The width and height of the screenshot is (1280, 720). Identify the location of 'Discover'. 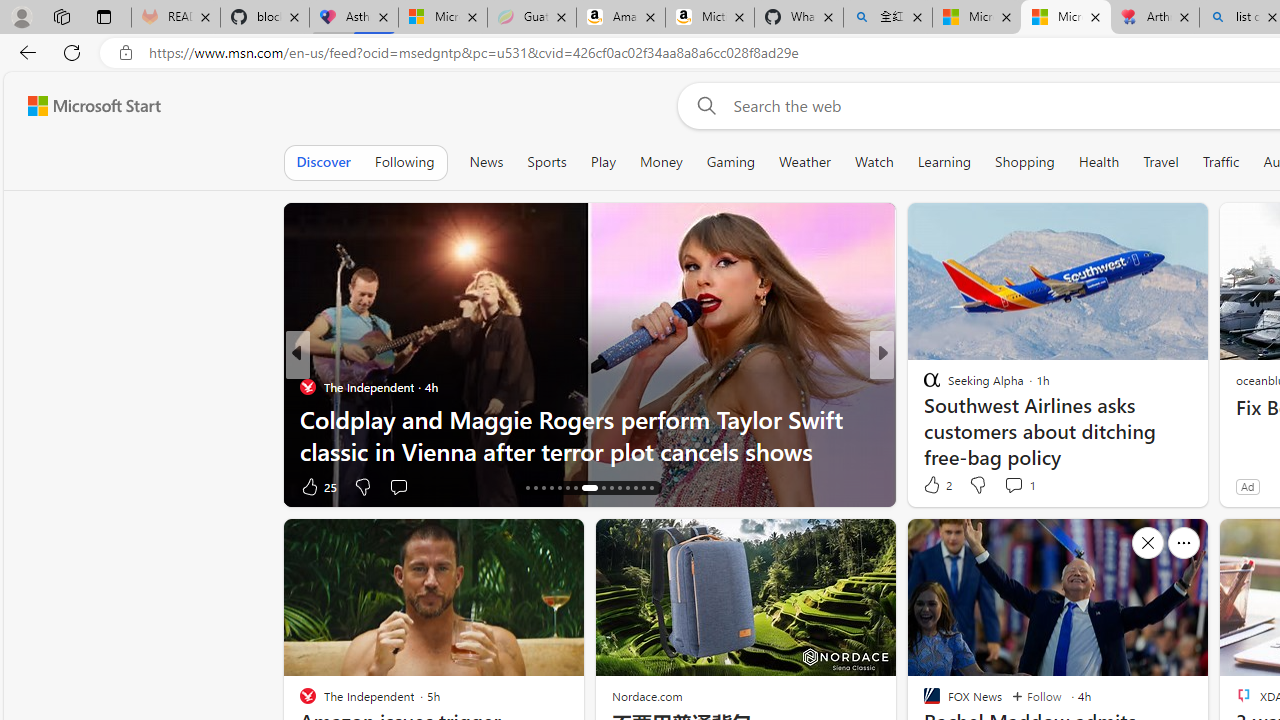
(323, 161).